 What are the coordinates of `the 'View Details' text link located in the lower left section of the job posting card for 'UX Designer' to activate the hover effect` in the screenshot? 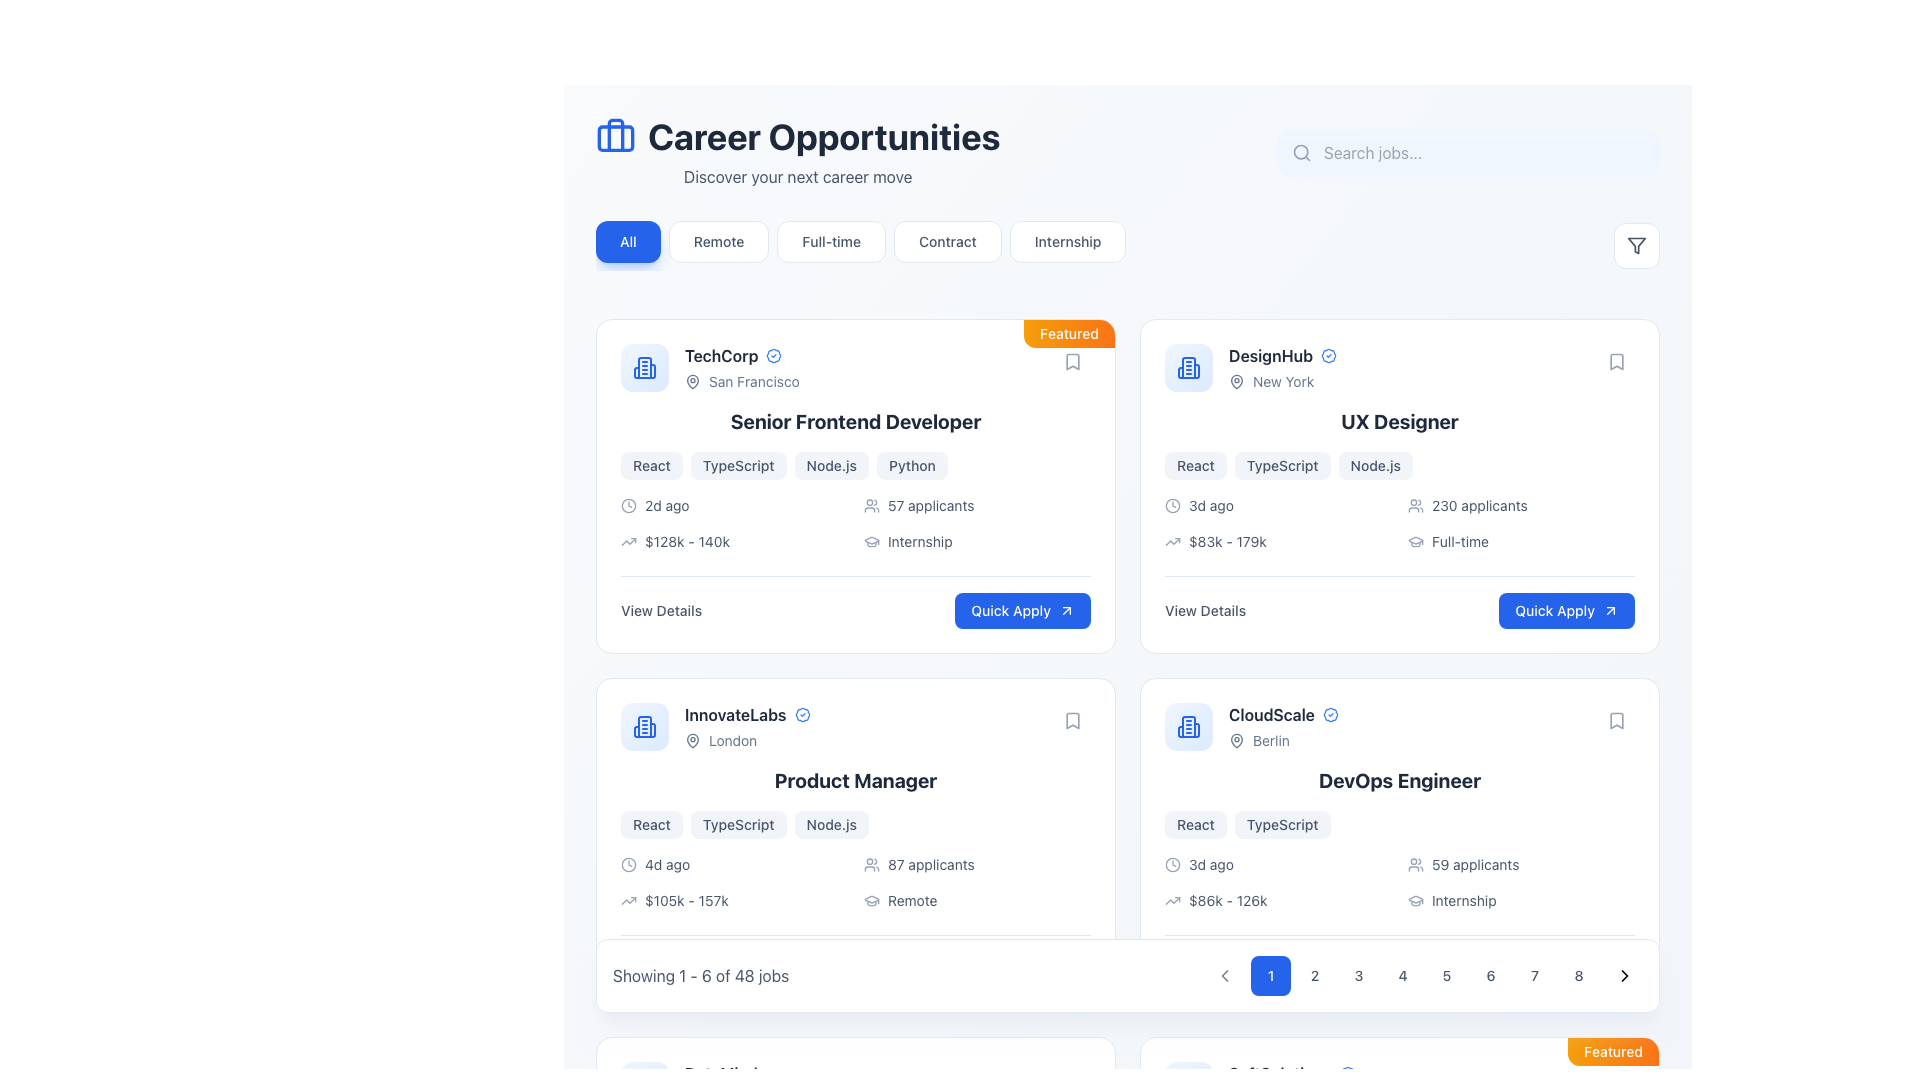 It's located at (1204, 609).